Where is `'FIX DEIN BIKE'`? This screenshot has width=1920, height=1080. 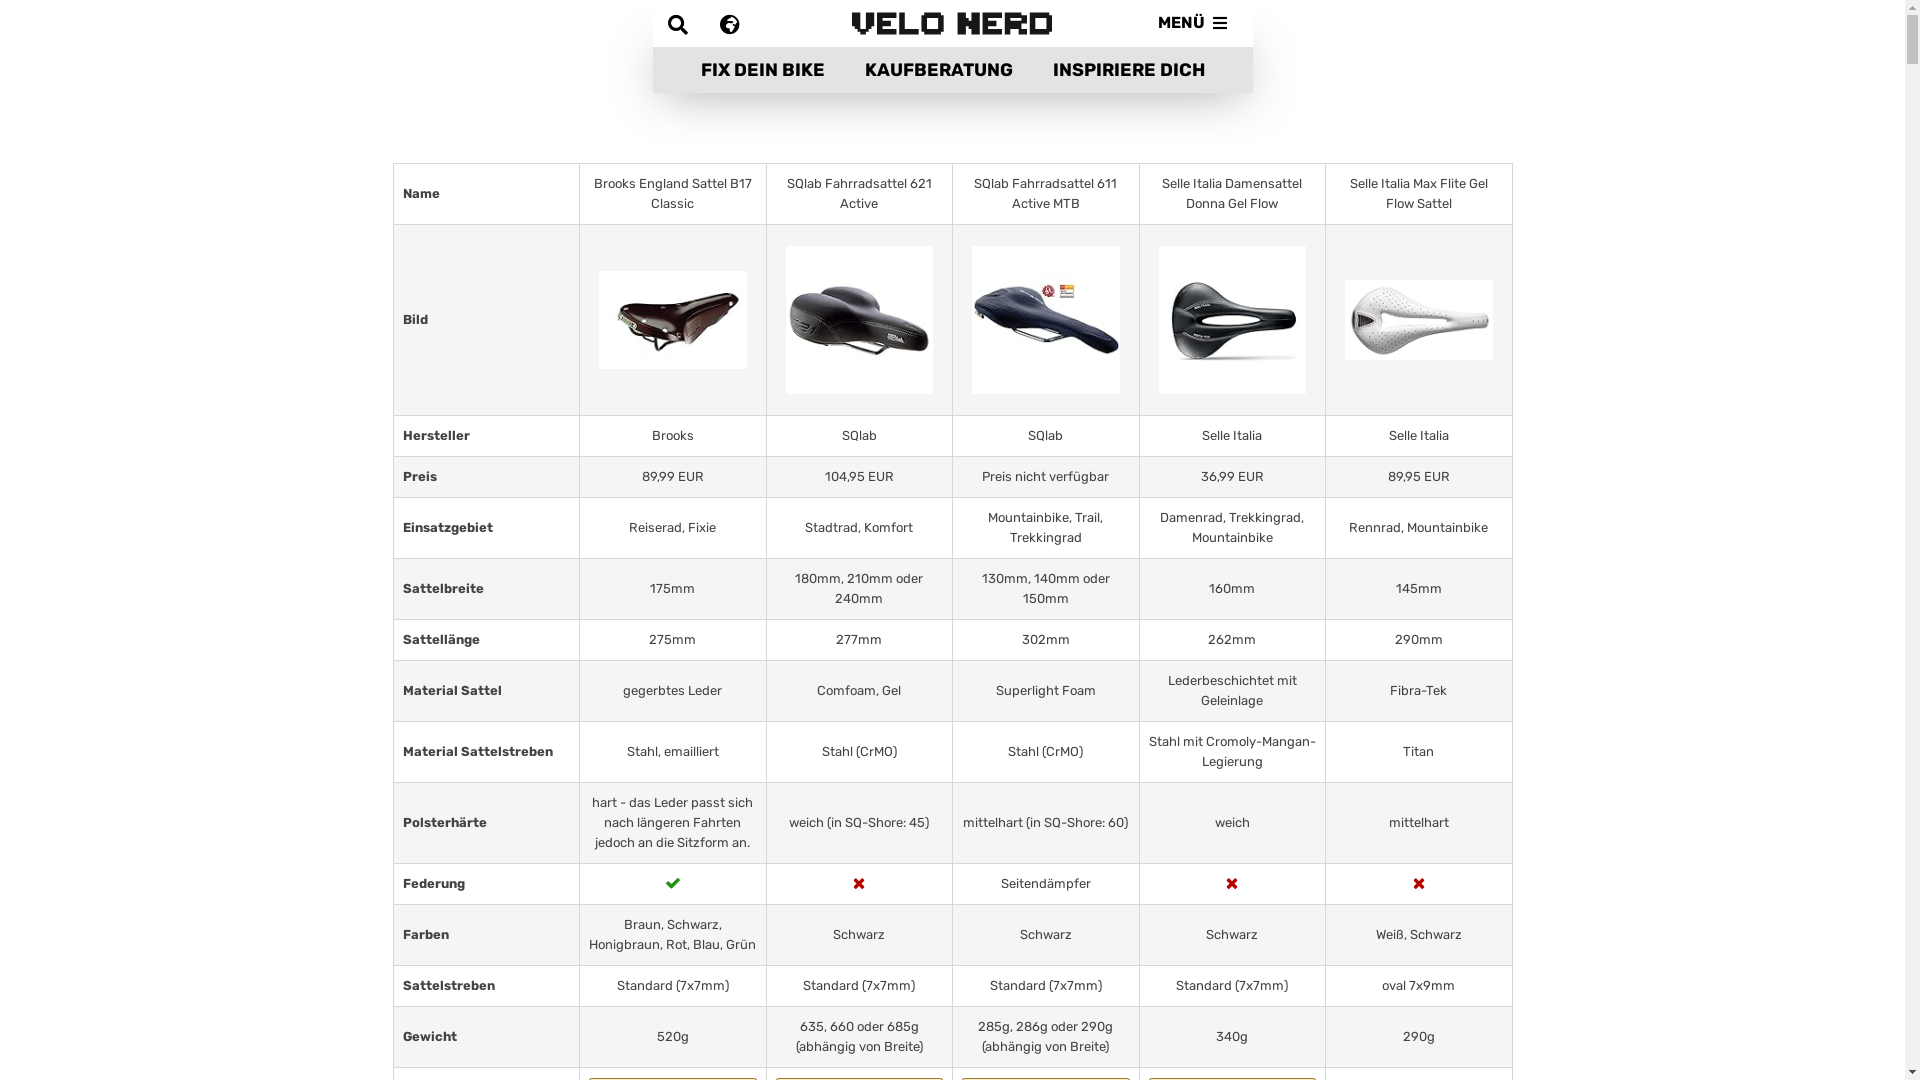
'FIX DEIN BIKE' is located at coordinates (680, 68).